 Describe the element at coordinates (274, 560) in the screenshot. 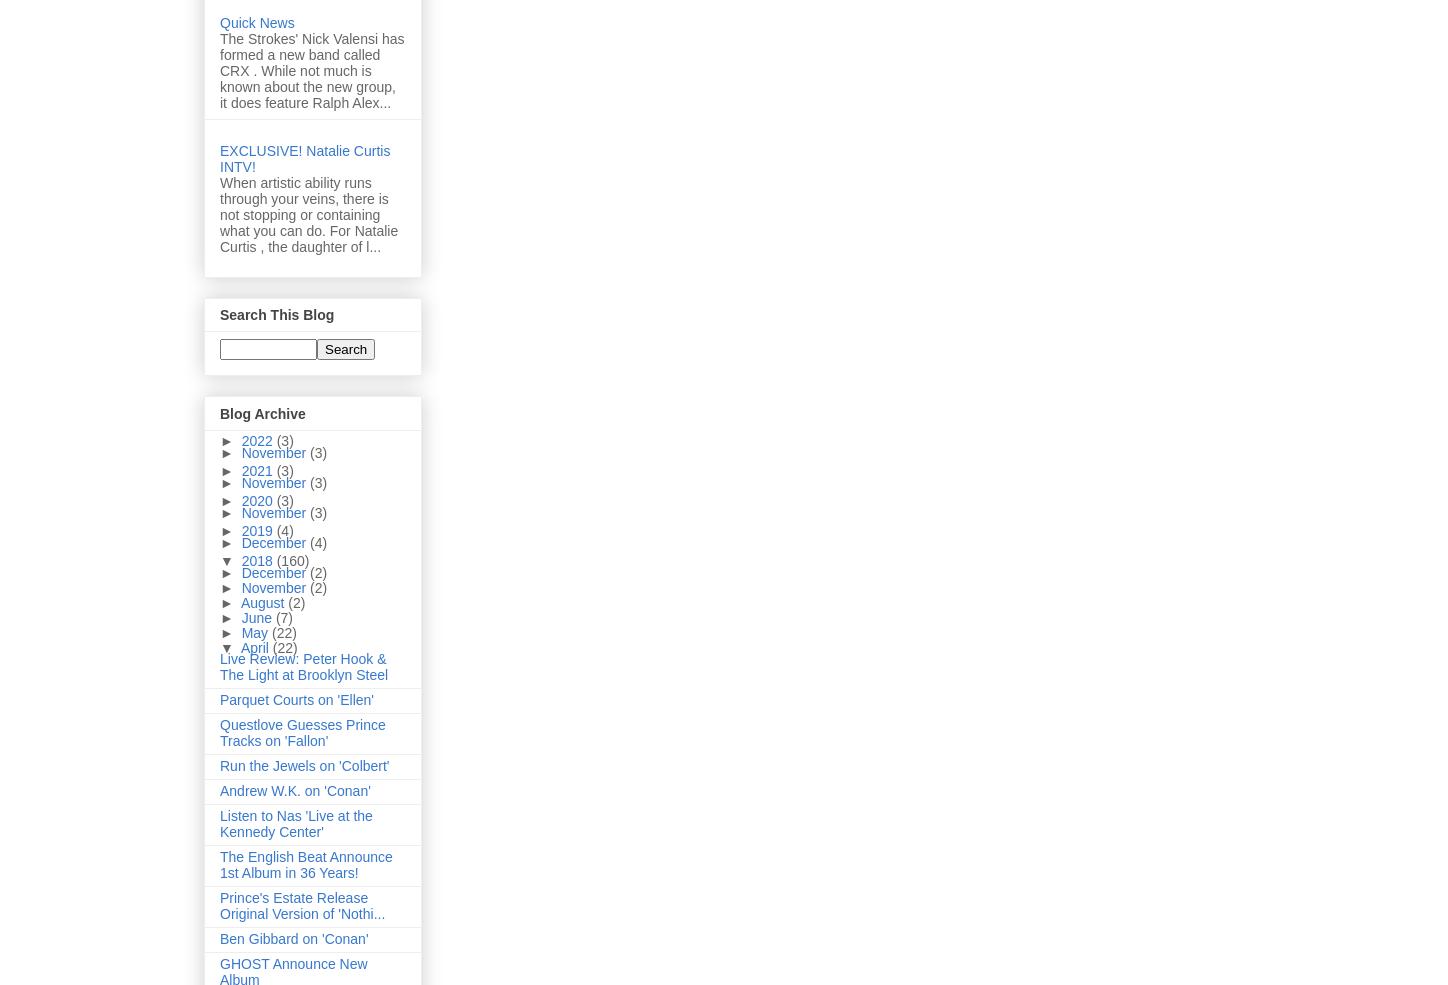

I see `'(160)'` at that location.